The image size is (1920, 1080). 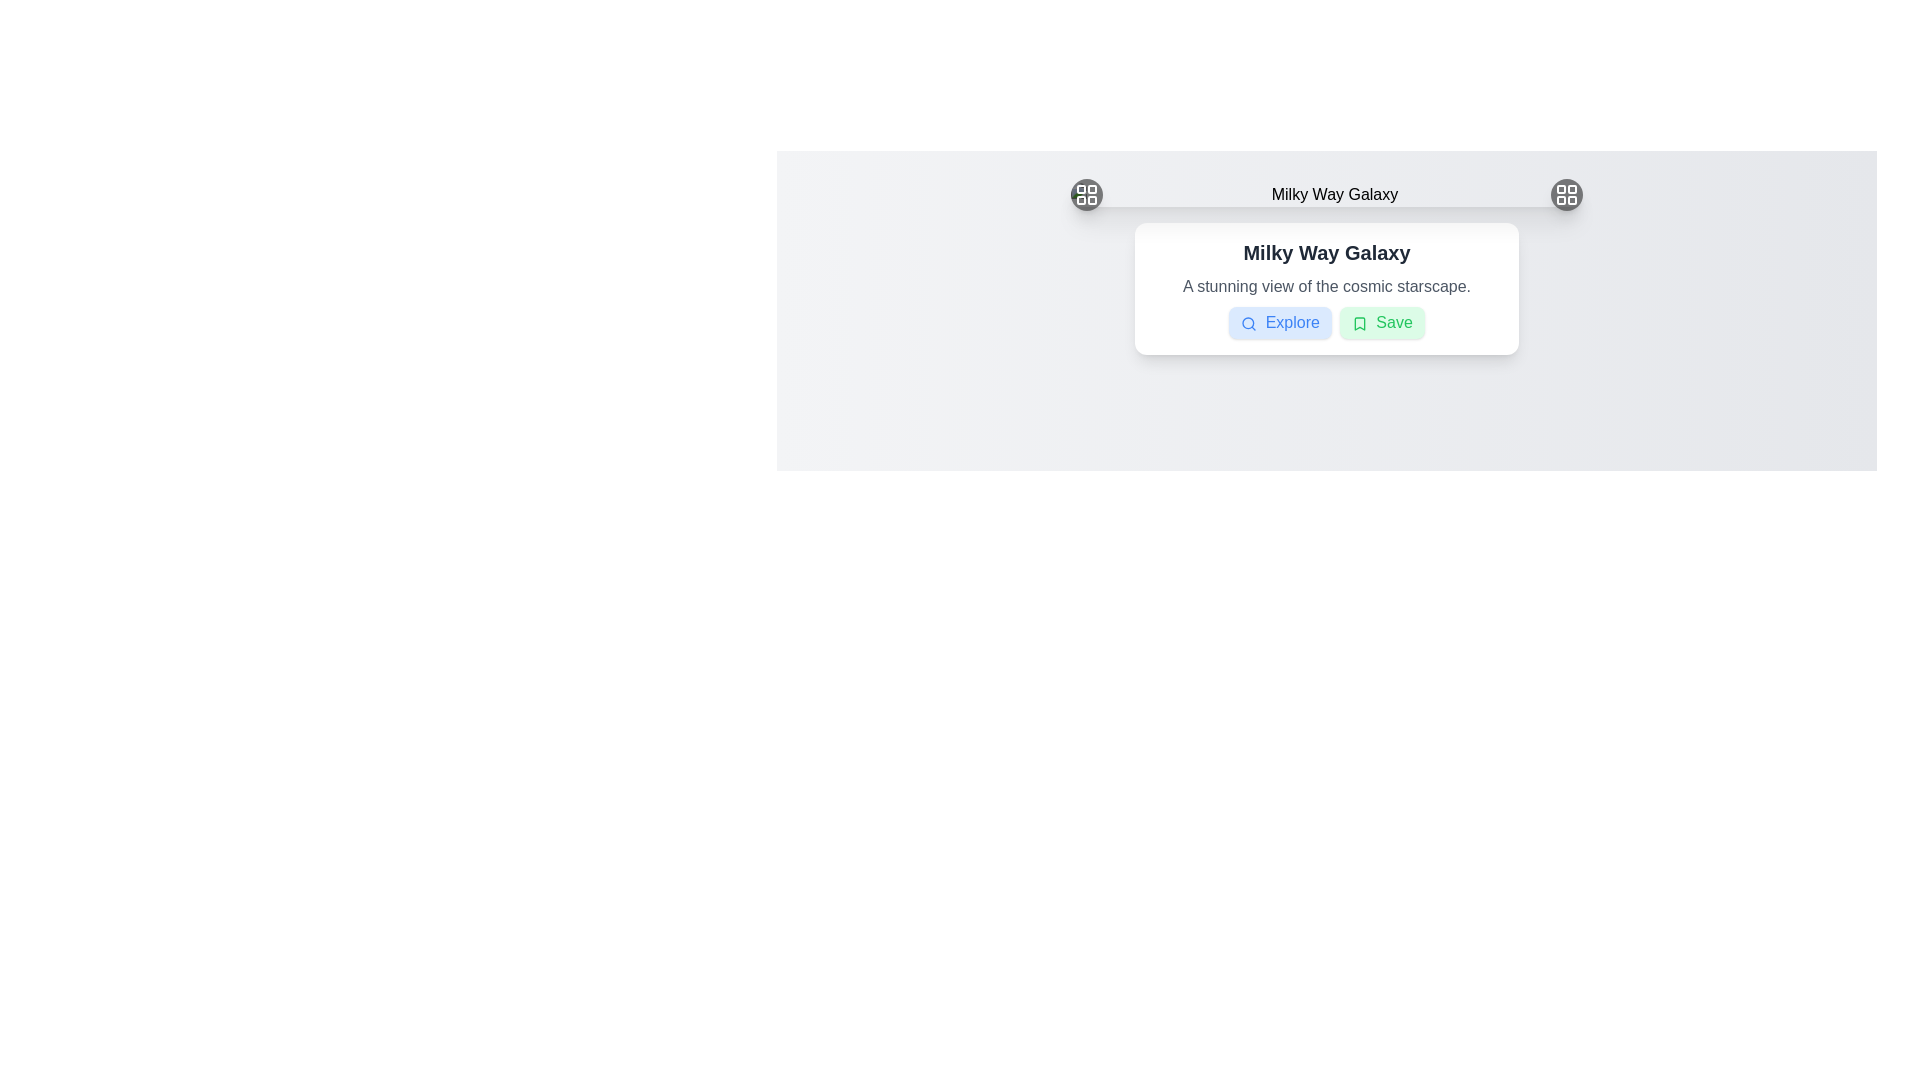 I want to click on the heading-style text element that serves as the title for the card, which is prominently displayed at the top and centered within the card, so click(x=1326, y=252).